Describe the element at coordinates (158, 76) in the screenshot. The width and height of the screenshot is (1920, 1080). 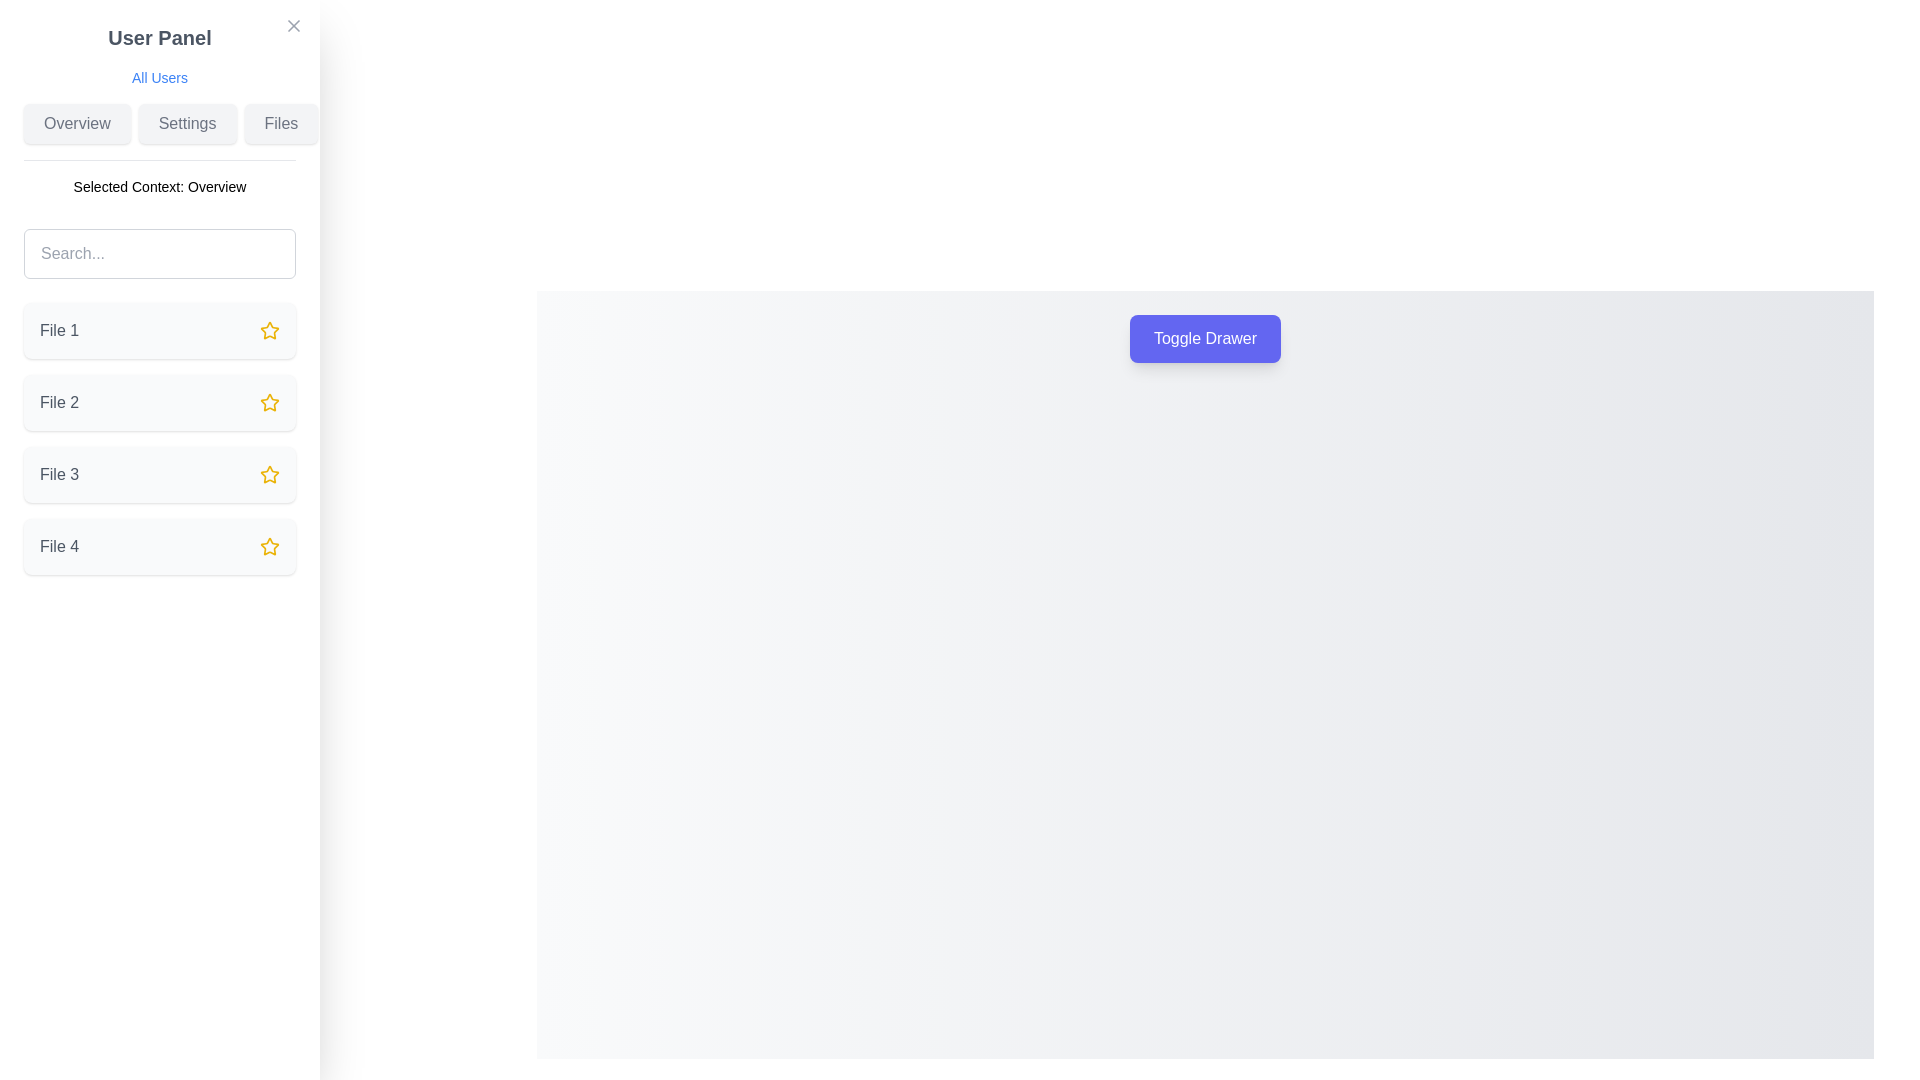
I see `the interactive text label 'All Users' styled in blue font, located within the User Panel, positioned below the 'User Panel' heading` at that location.